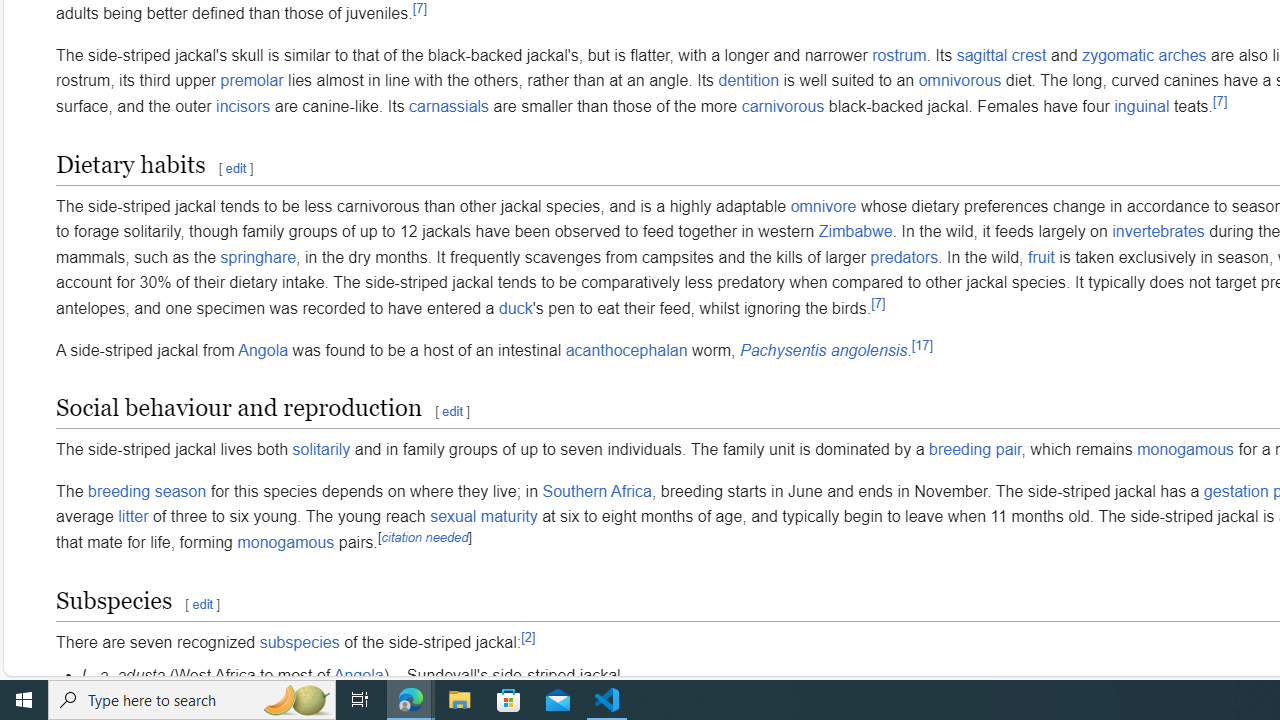 Image resolution: width=1280 pixels, height=720 pixels. I want to click on 'invertebrates', so click(1158, 231).